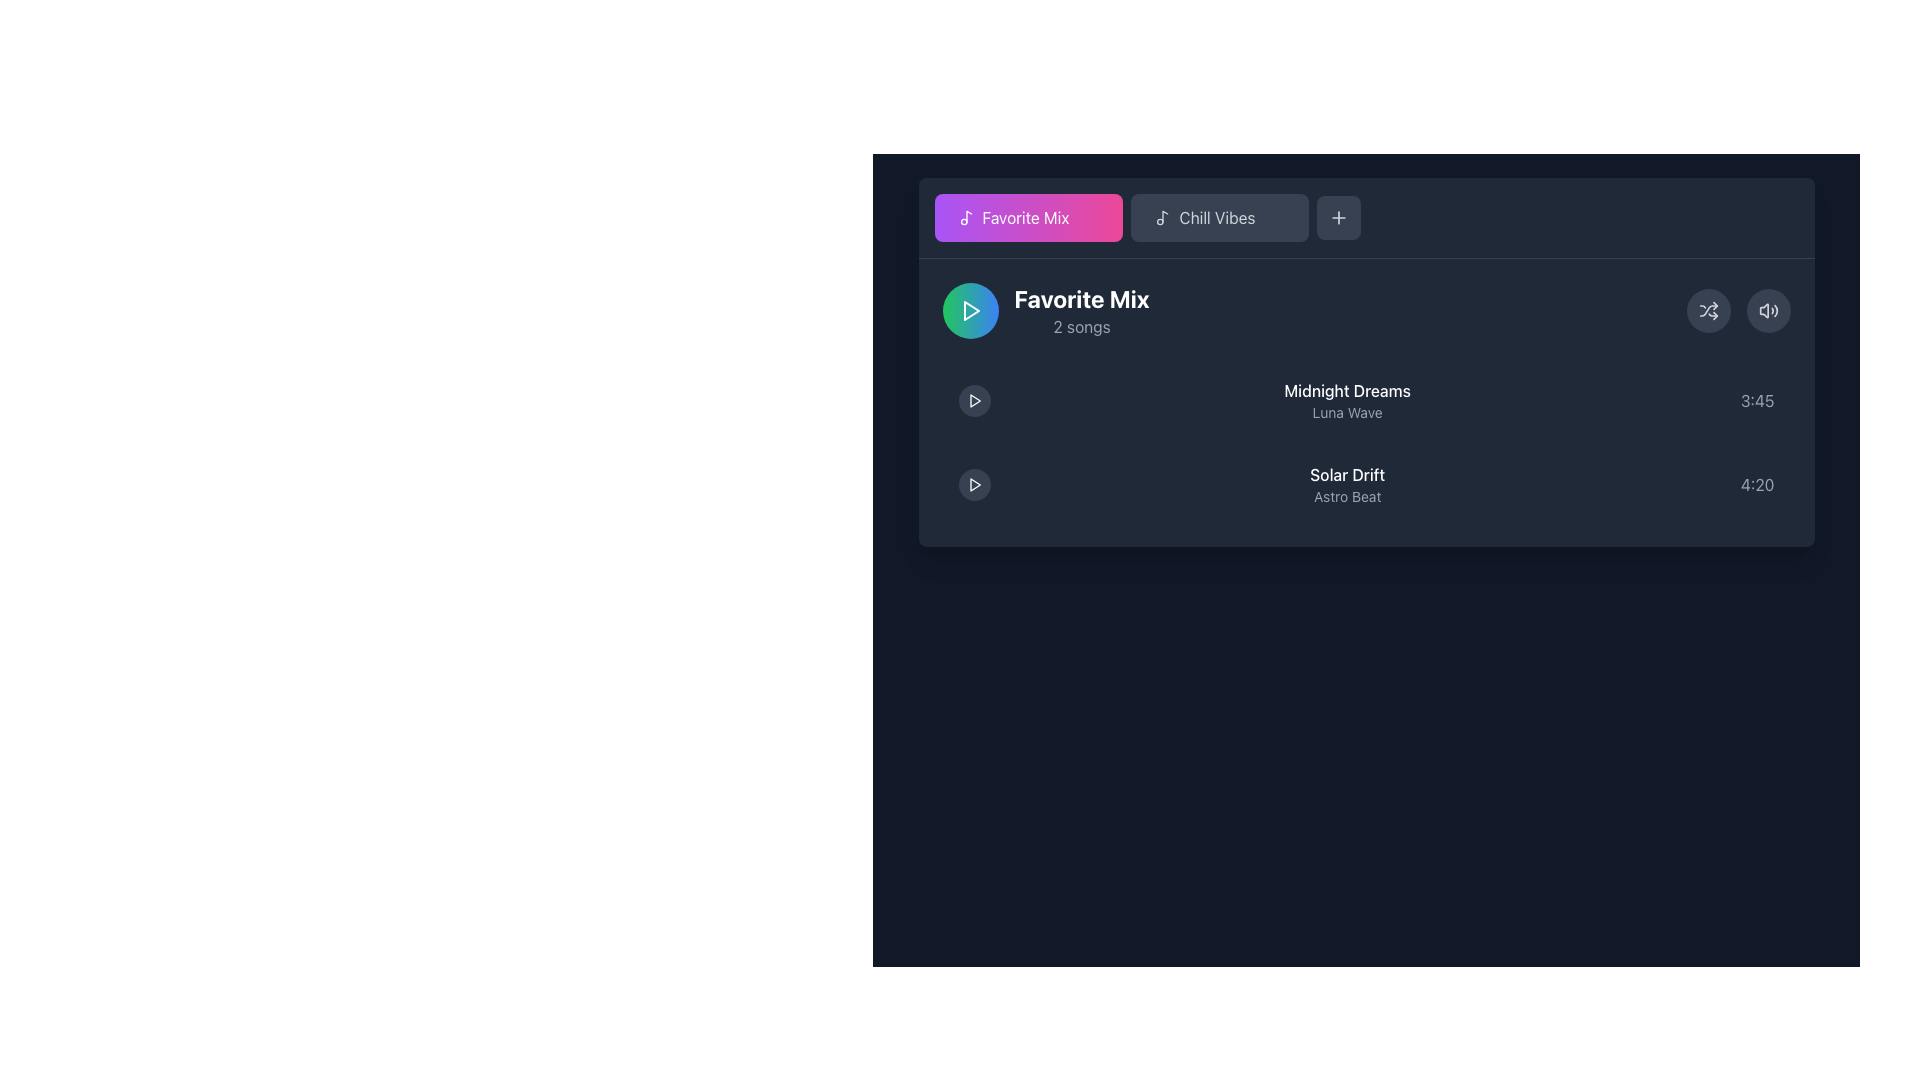 This screenshot has width=1920, height=1080. What do you see at coordinates (1028, 218) in the screenshot?
I see `the first button in the horizontal group` at bounding box center [1028, 218].